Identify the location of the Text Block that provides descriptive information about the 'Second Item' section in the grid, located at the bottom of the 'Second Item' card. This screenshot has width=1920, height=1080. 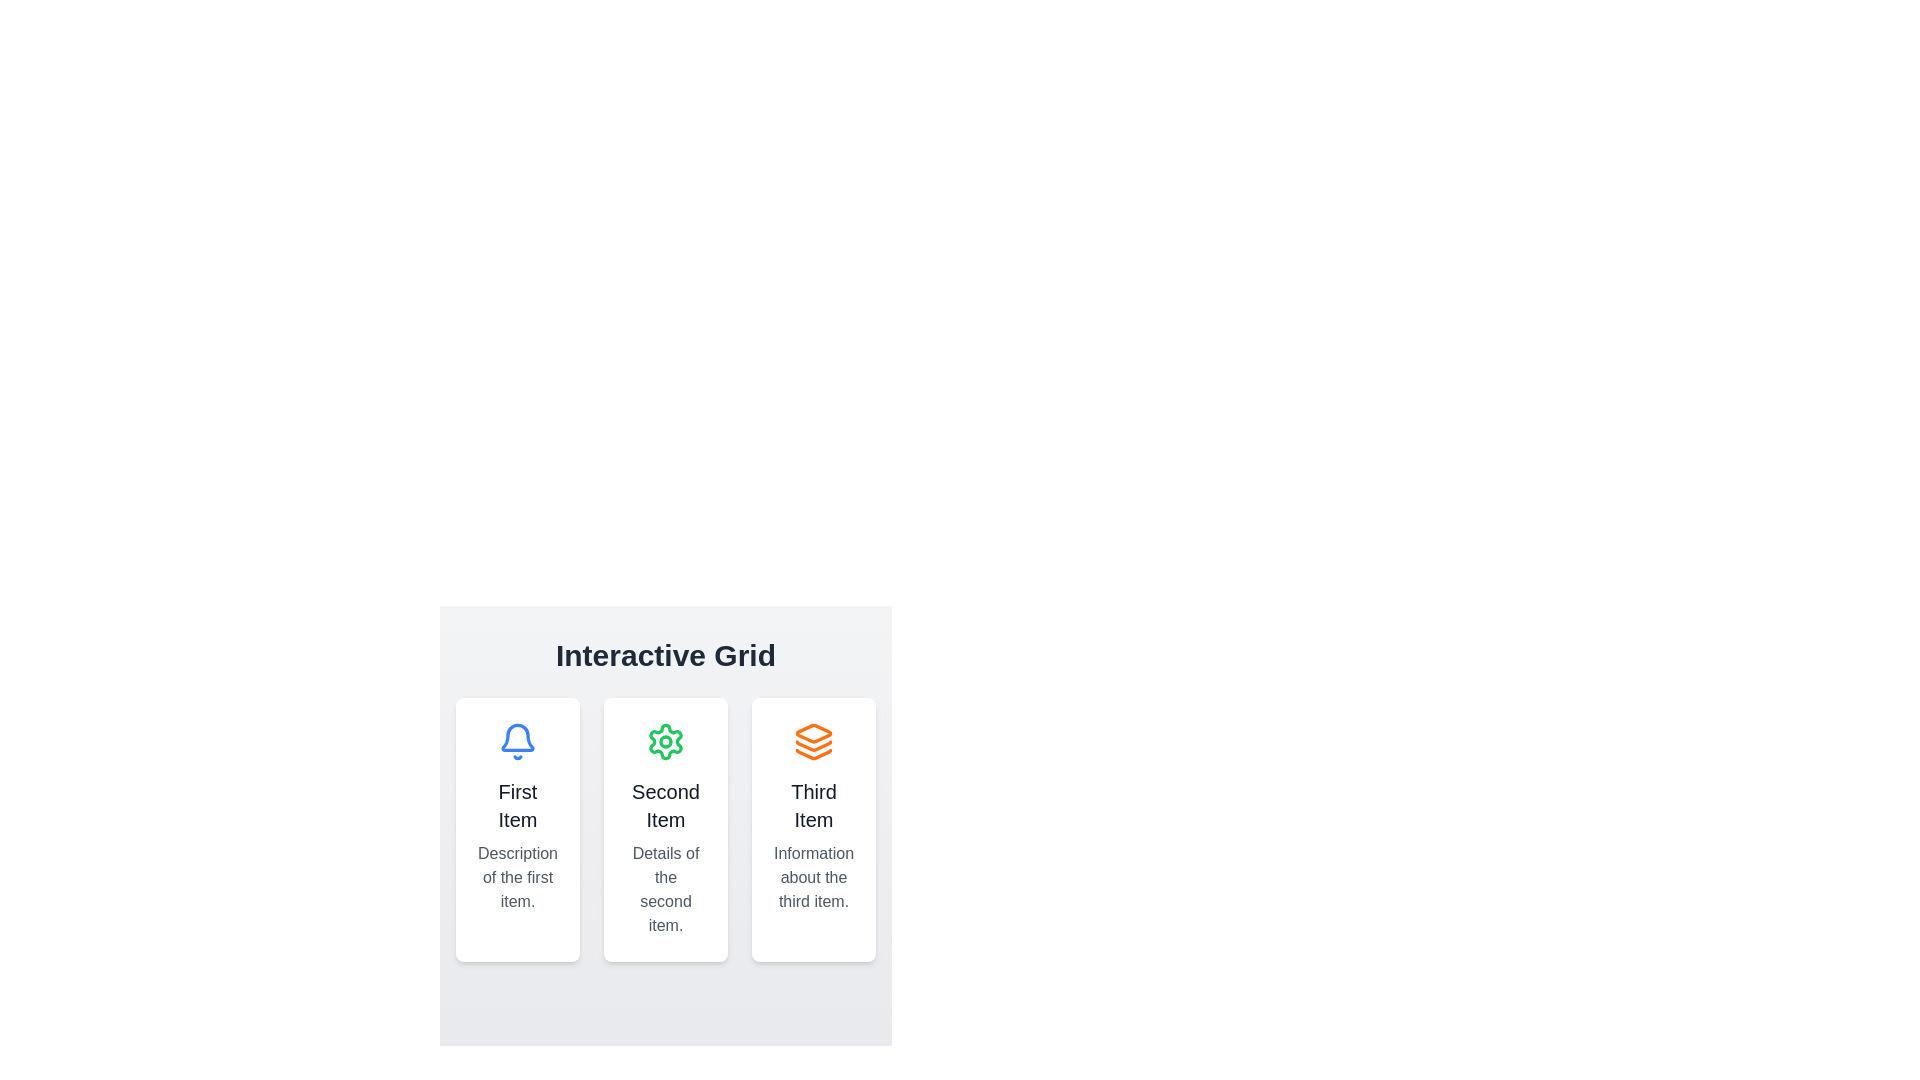
(666, 889).